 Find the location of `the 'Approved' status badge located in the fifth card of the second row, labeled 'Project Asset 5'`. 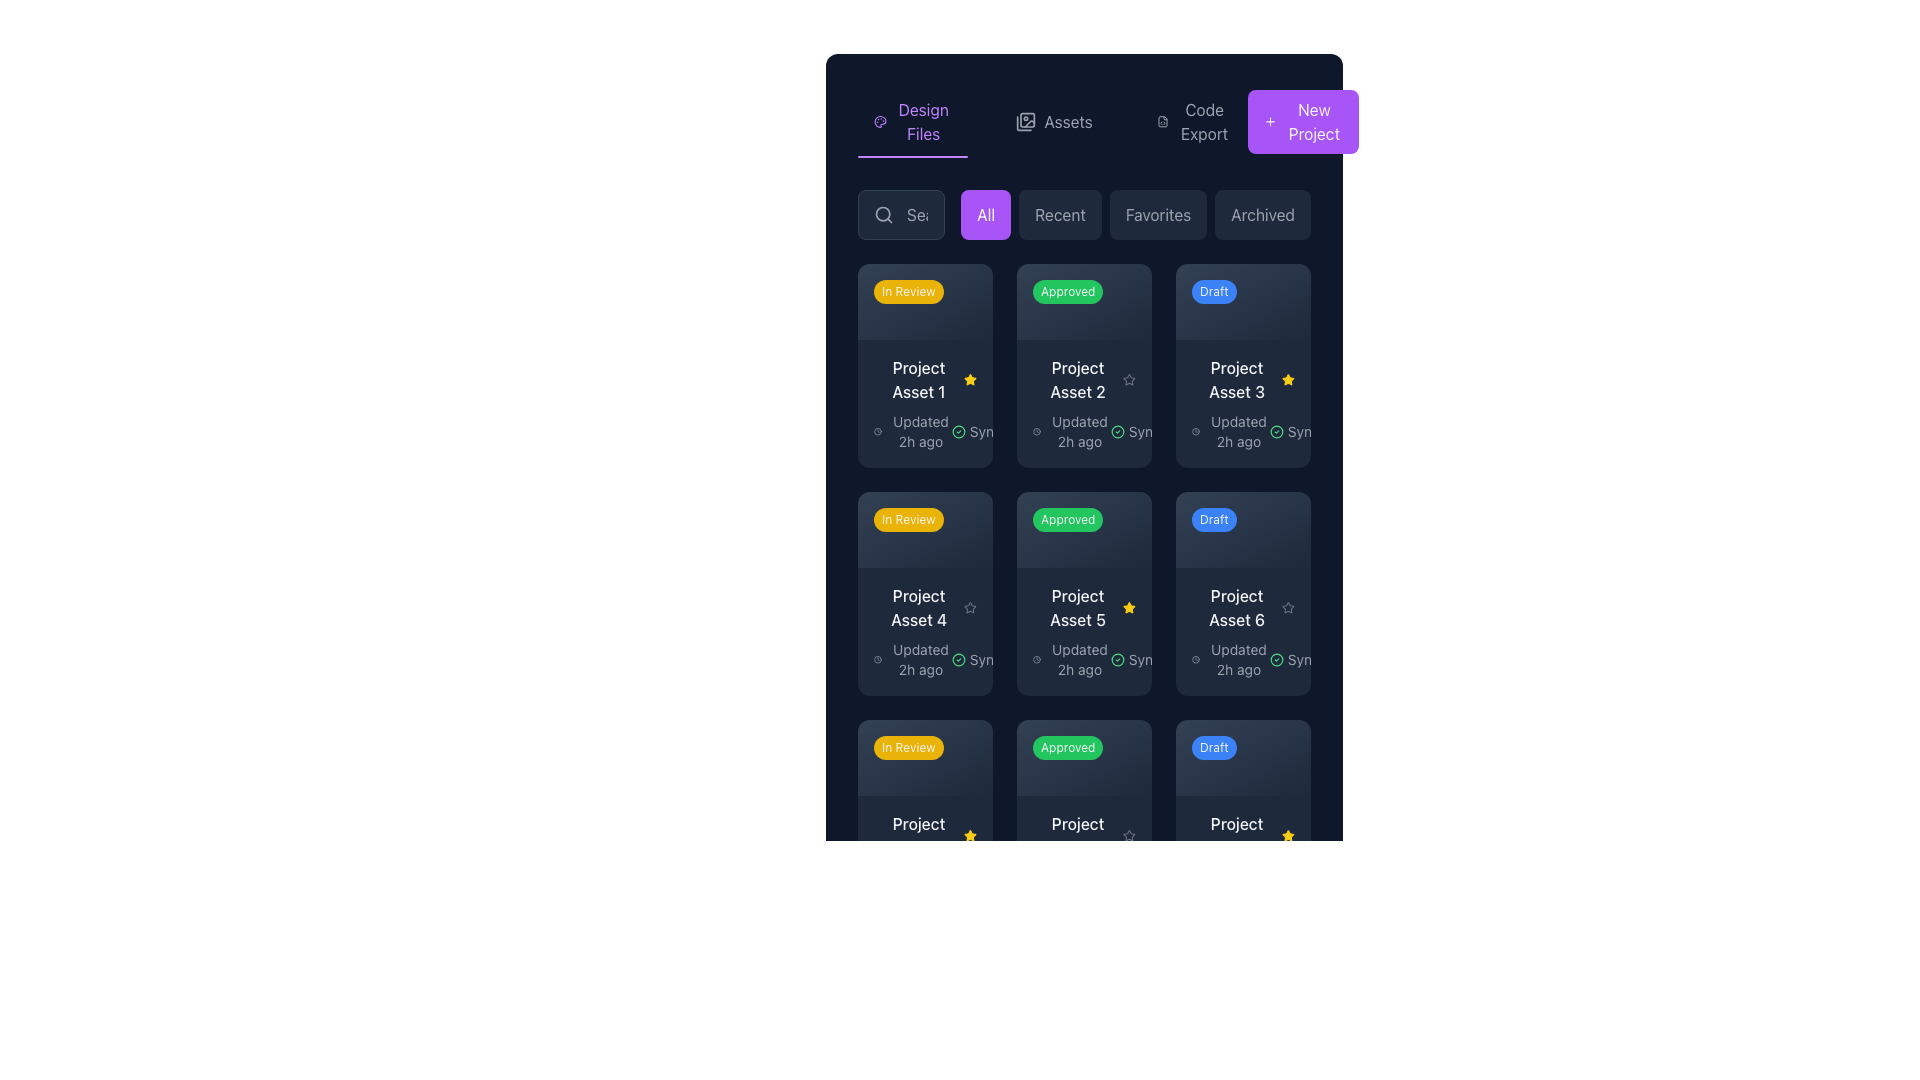

the 'Approved' status badge located in the fifth card of the second row, labeled 'Project Asset 5' is located at coordinates (1079, 522).